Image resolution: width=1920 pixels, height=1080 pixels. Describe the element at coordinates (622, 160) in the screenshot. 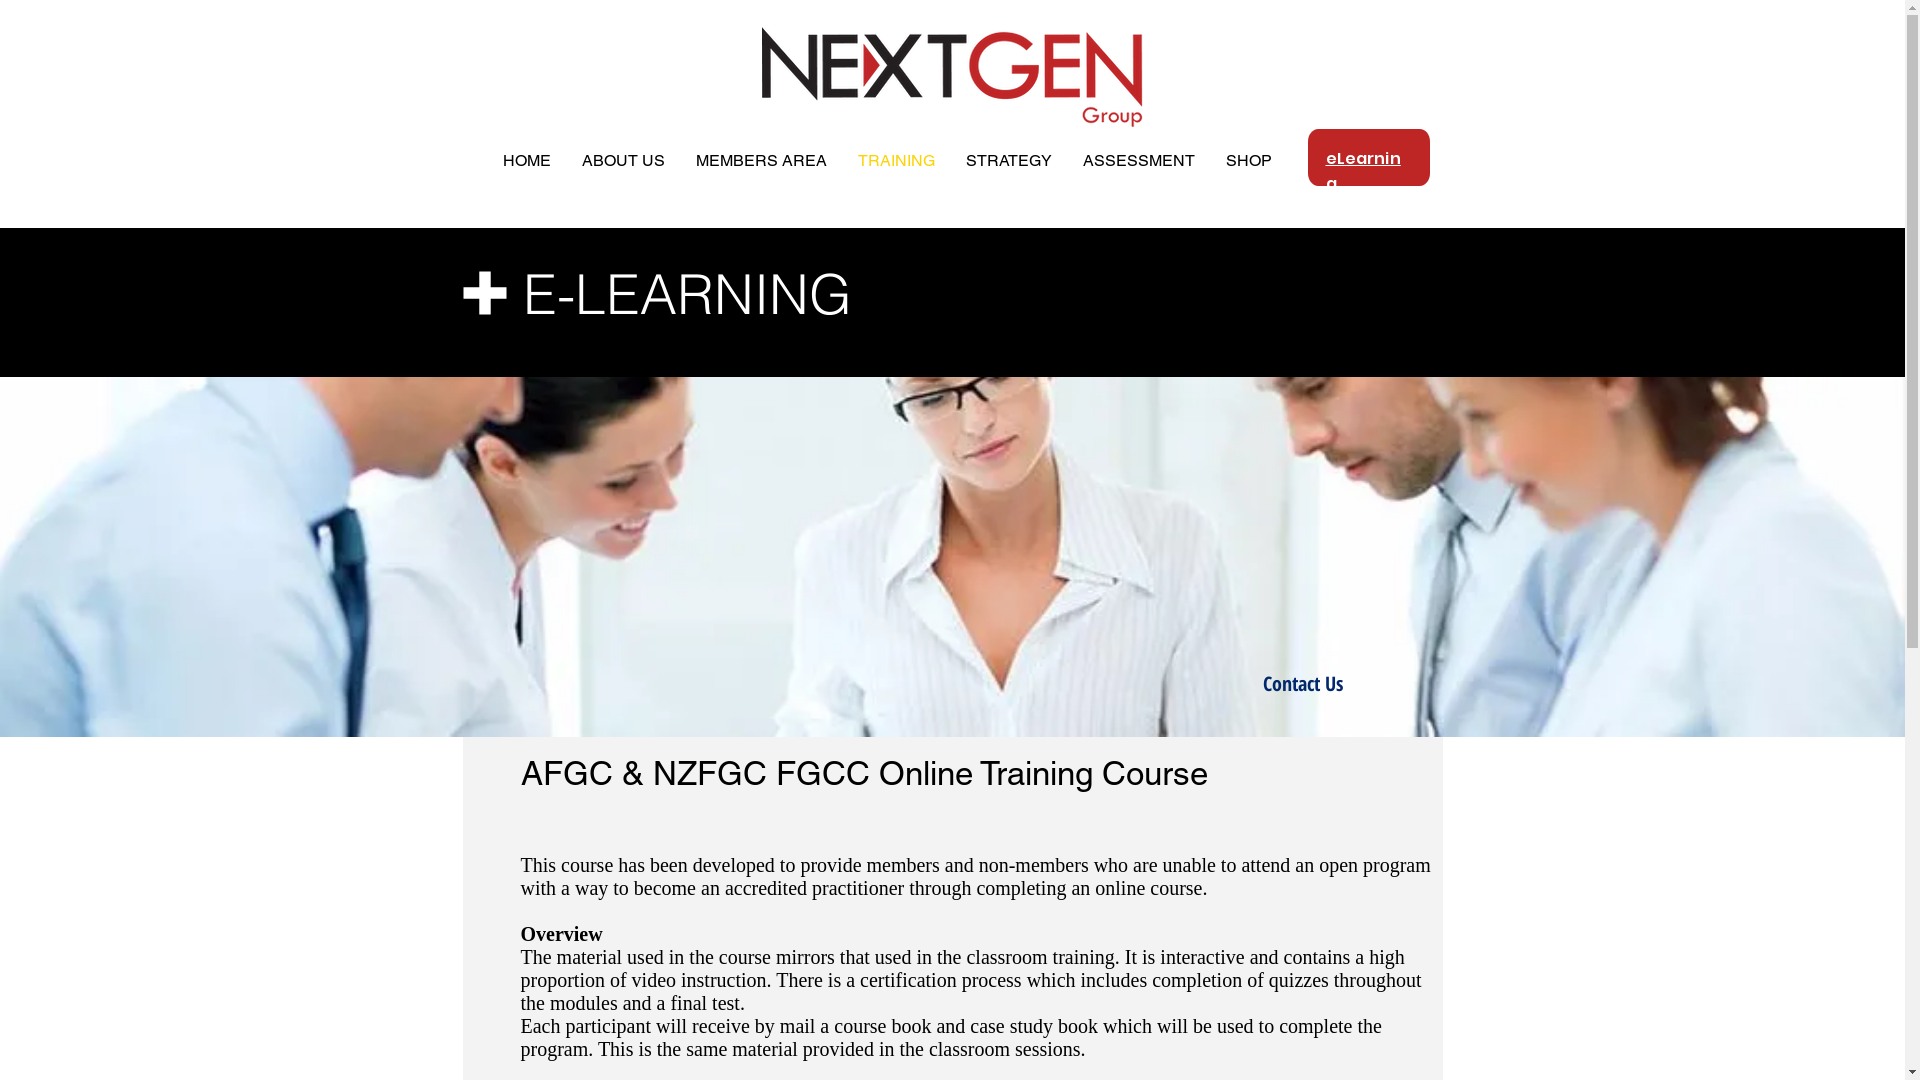

I see `'ABOUT US'` at that location.